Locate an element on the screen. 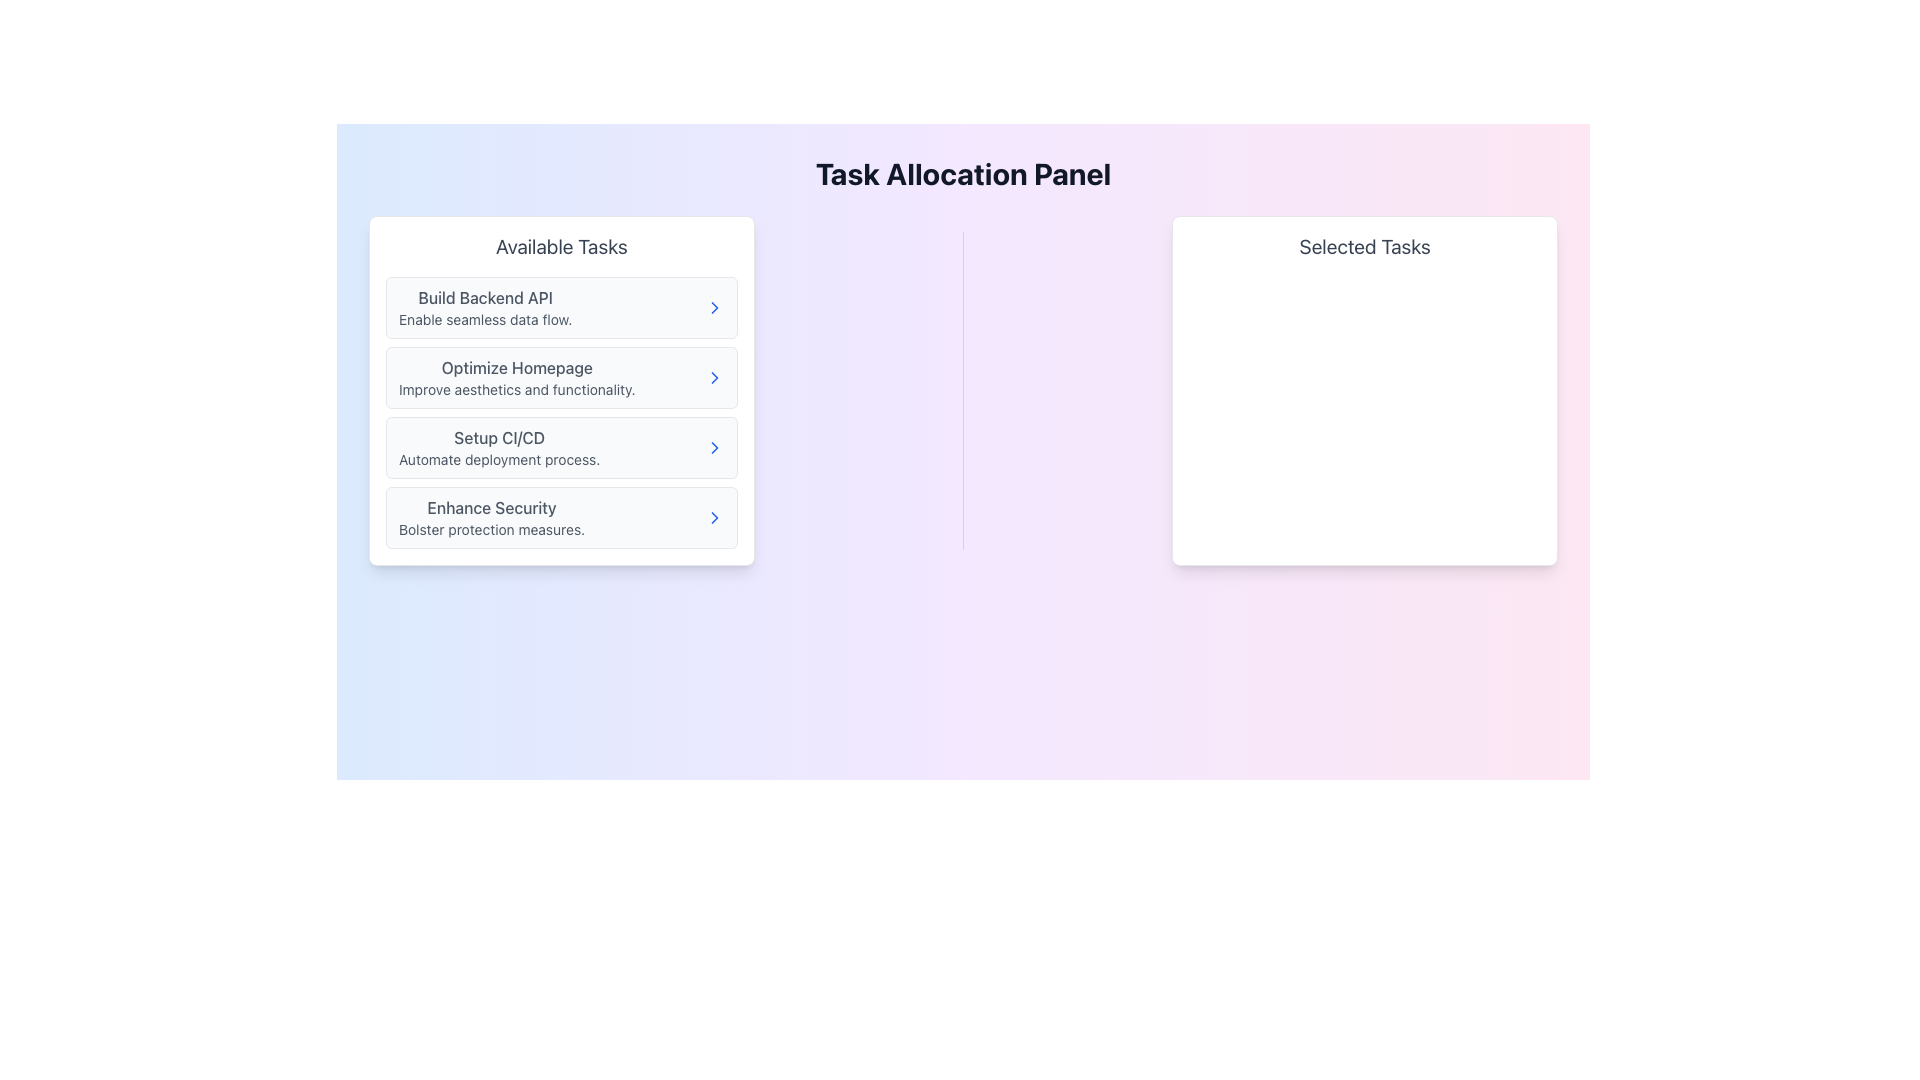  static text display providing additional information about the task 'Optimize Homepage', located below the main task title in the 'Available Tasks' panel is located at coordinates (517, 389).